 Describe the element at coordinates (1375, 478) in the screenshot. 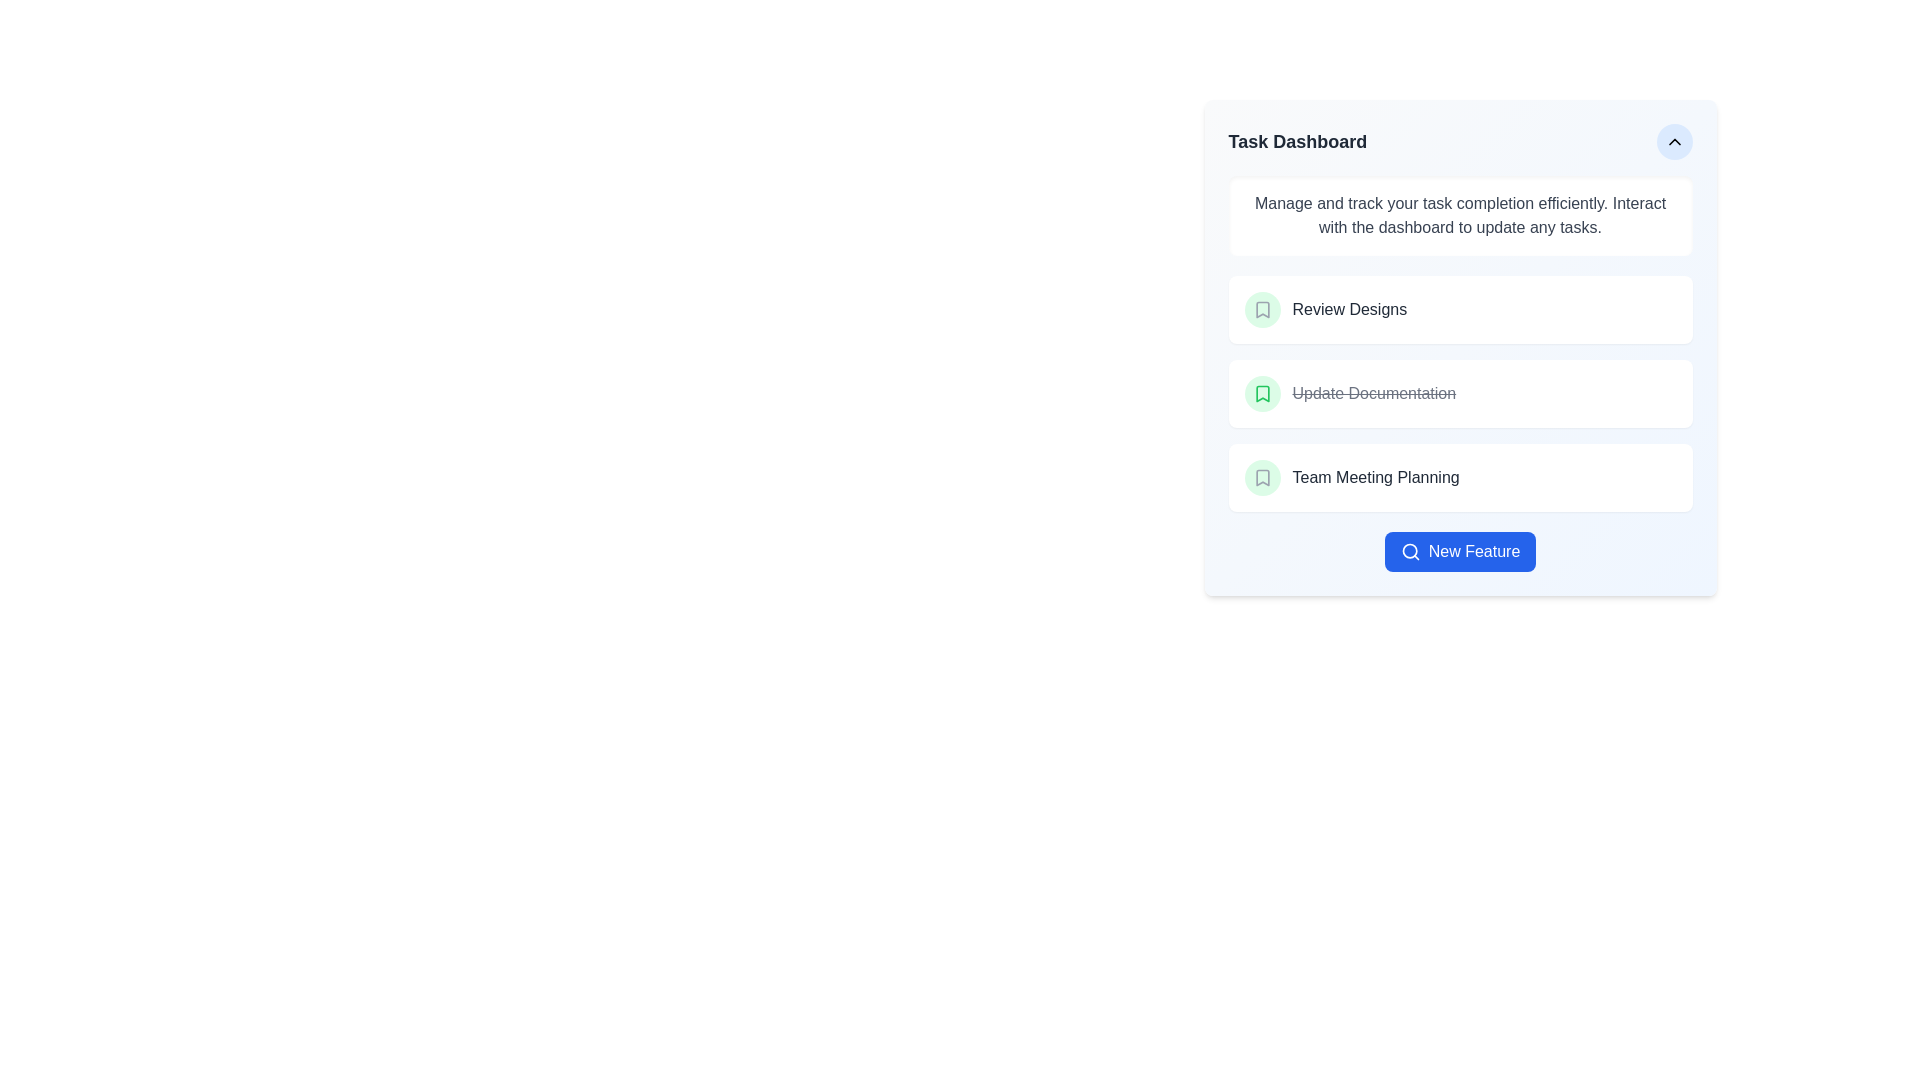

I see `the text label that serves as the title of the third task in the task management dashboard, located to the lower right of a green circled bookmark icon` at that location.